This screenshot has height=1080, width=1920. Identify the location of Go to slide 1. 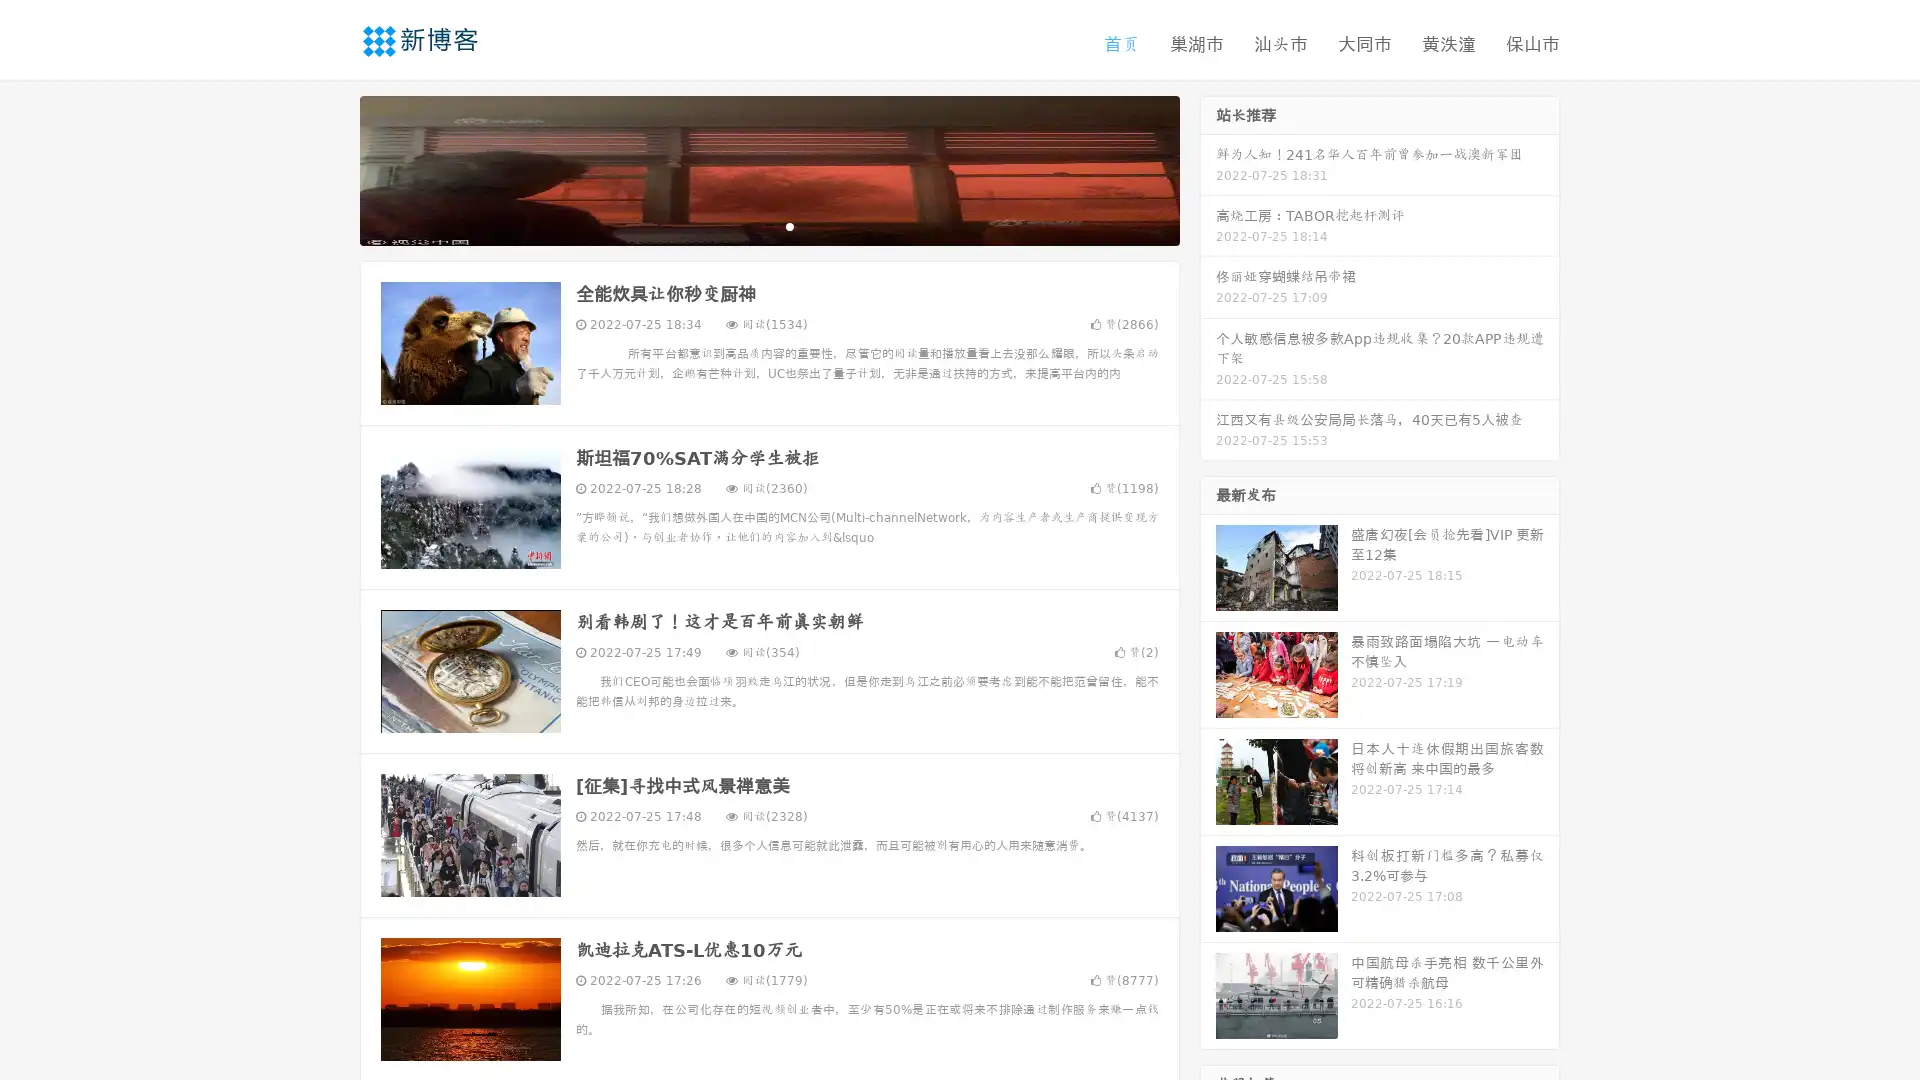
(748, 225).